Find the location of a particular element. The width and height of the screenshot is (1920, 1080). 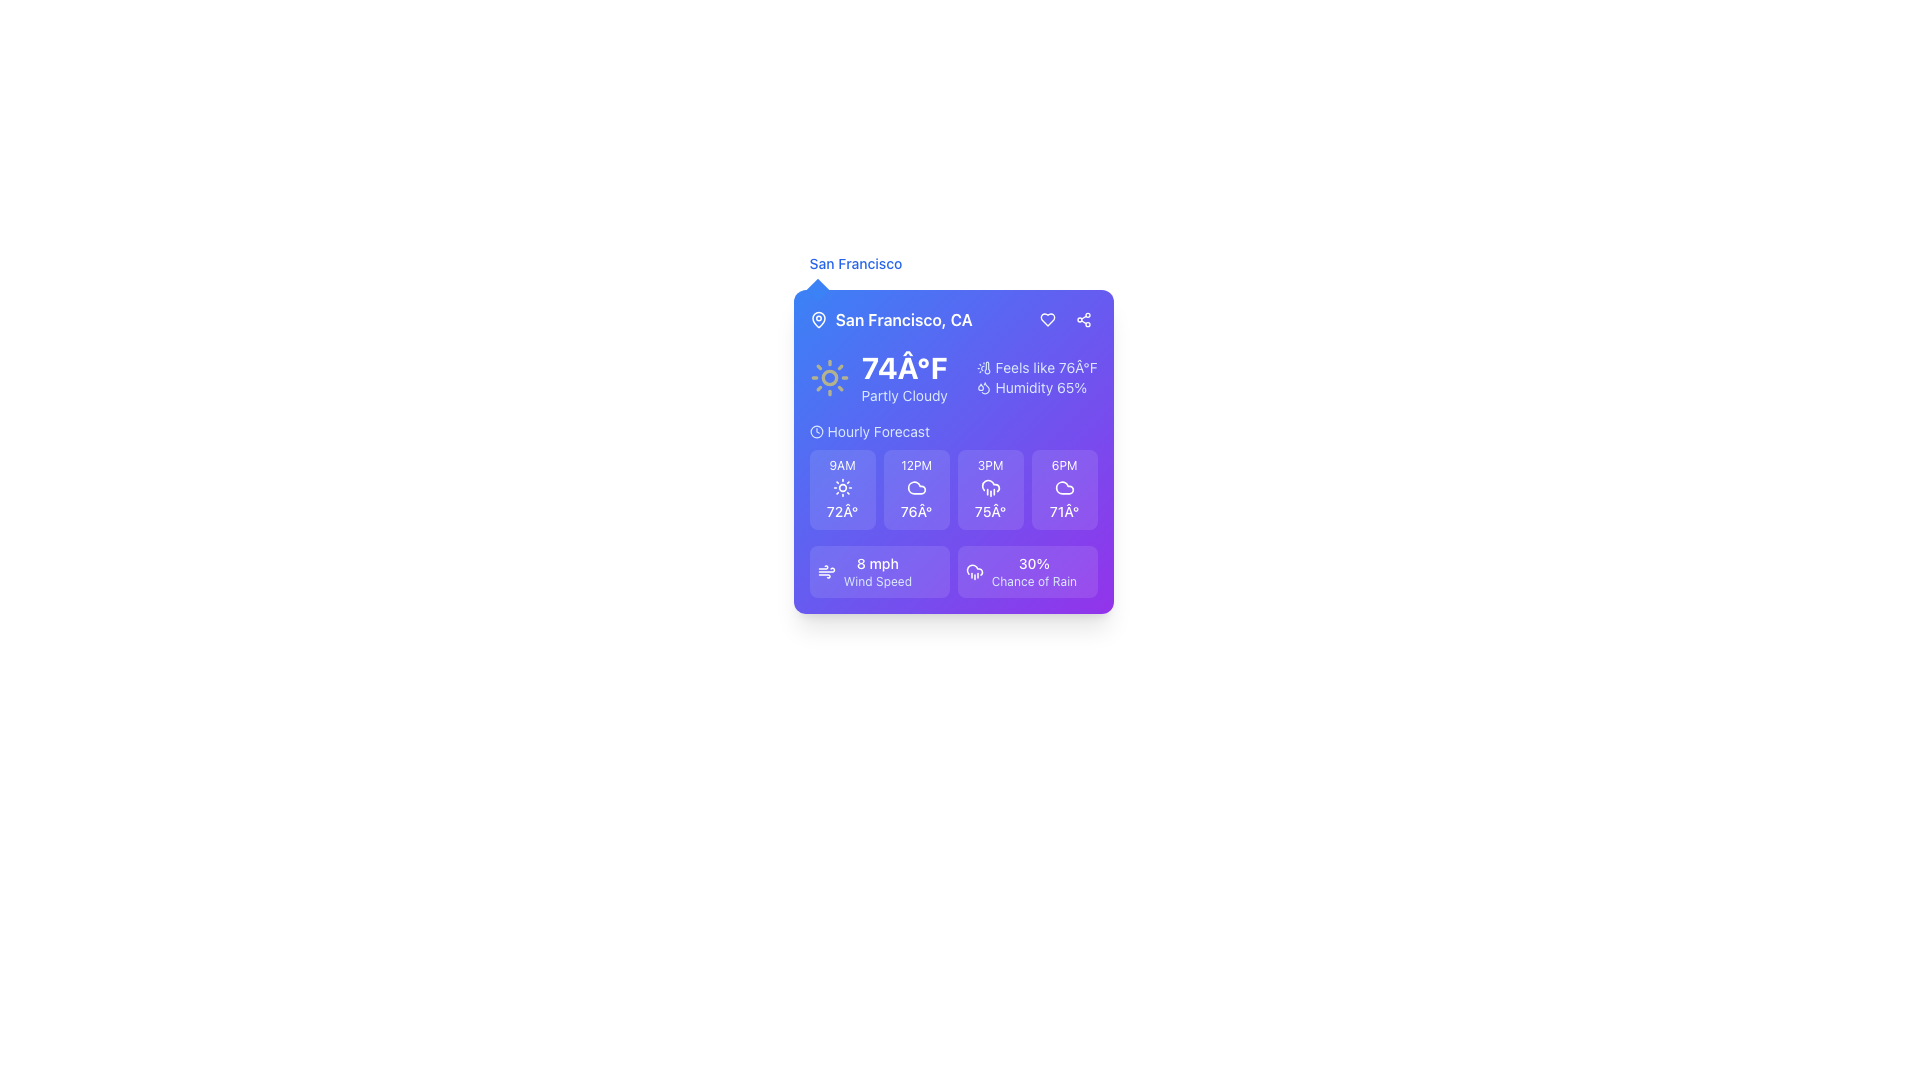

the sunny weather icon located in the weather overview card for '9AM' with a temperature of '72°' is located at coordinates (842, 488).